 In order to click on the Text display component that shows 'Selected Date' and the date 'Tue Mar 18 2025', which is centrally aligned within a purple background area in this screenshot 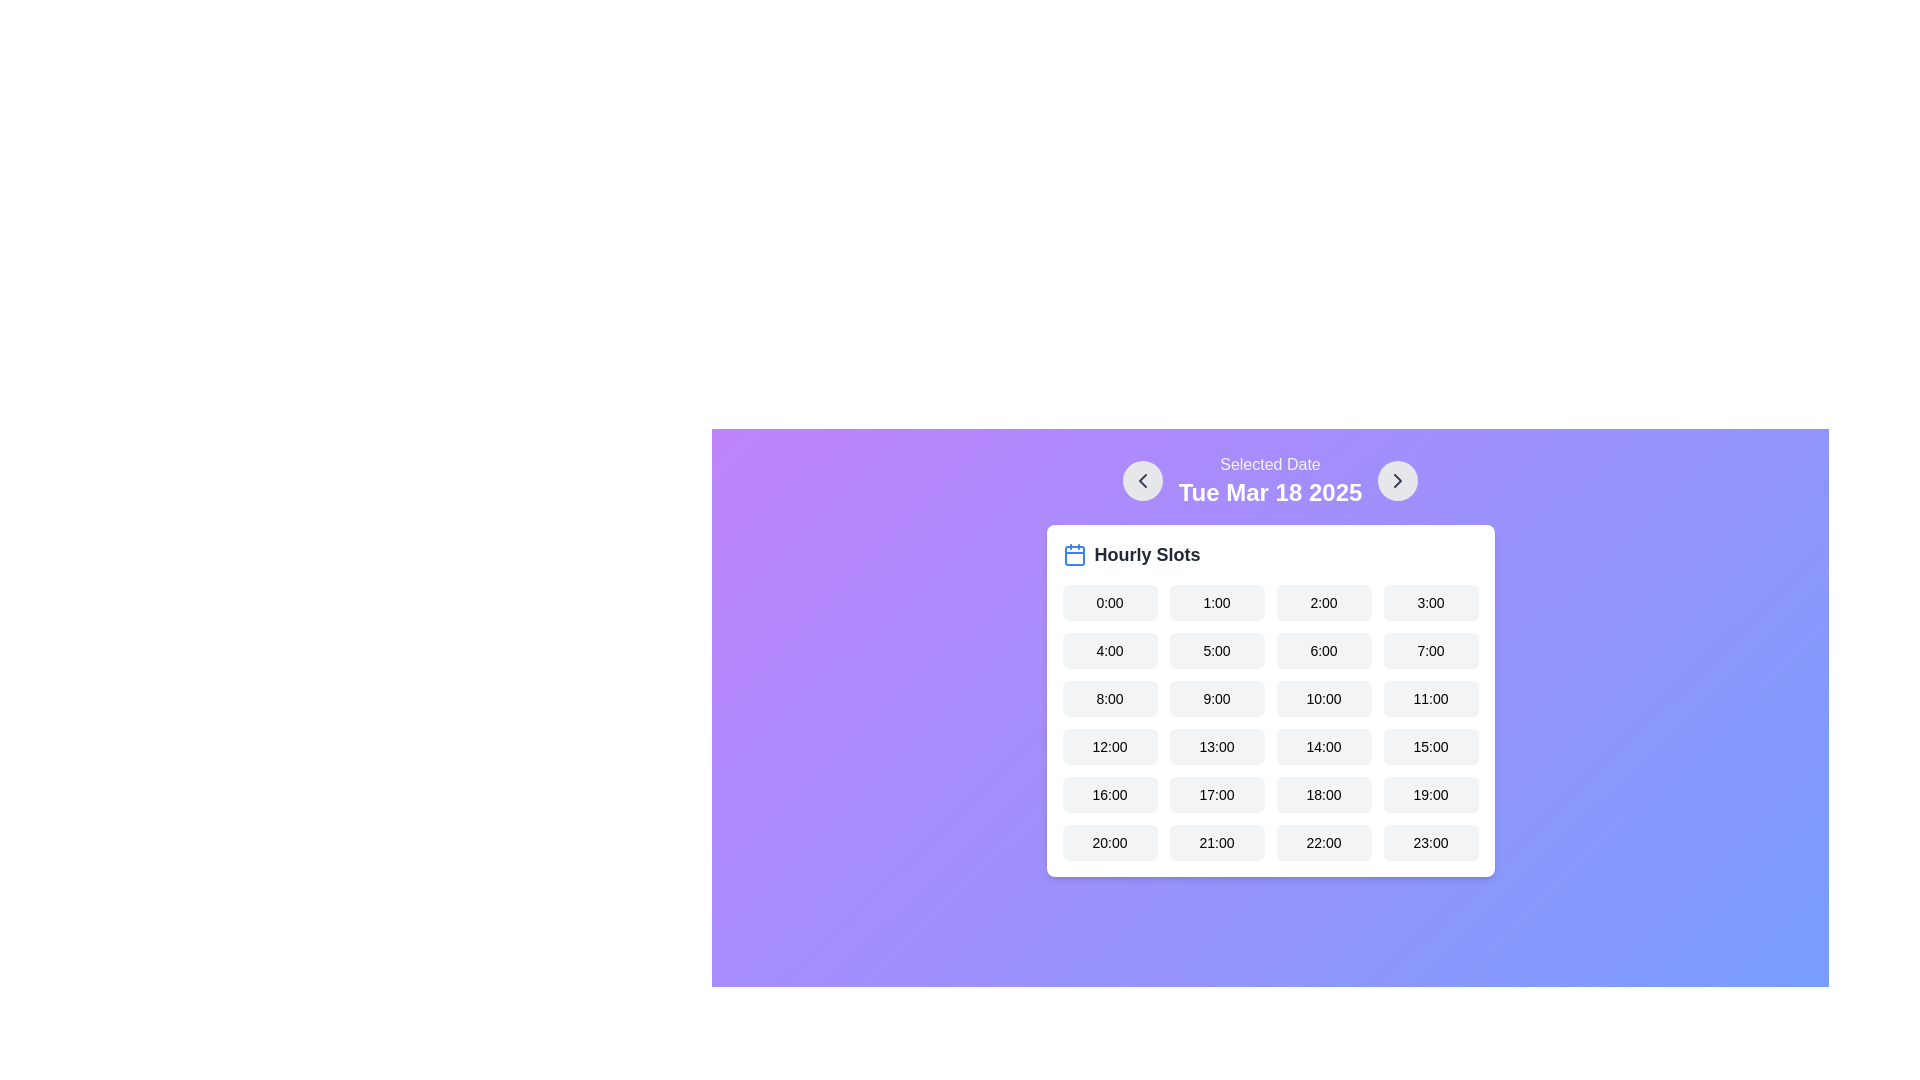, I will do `click(1269, 481)`.